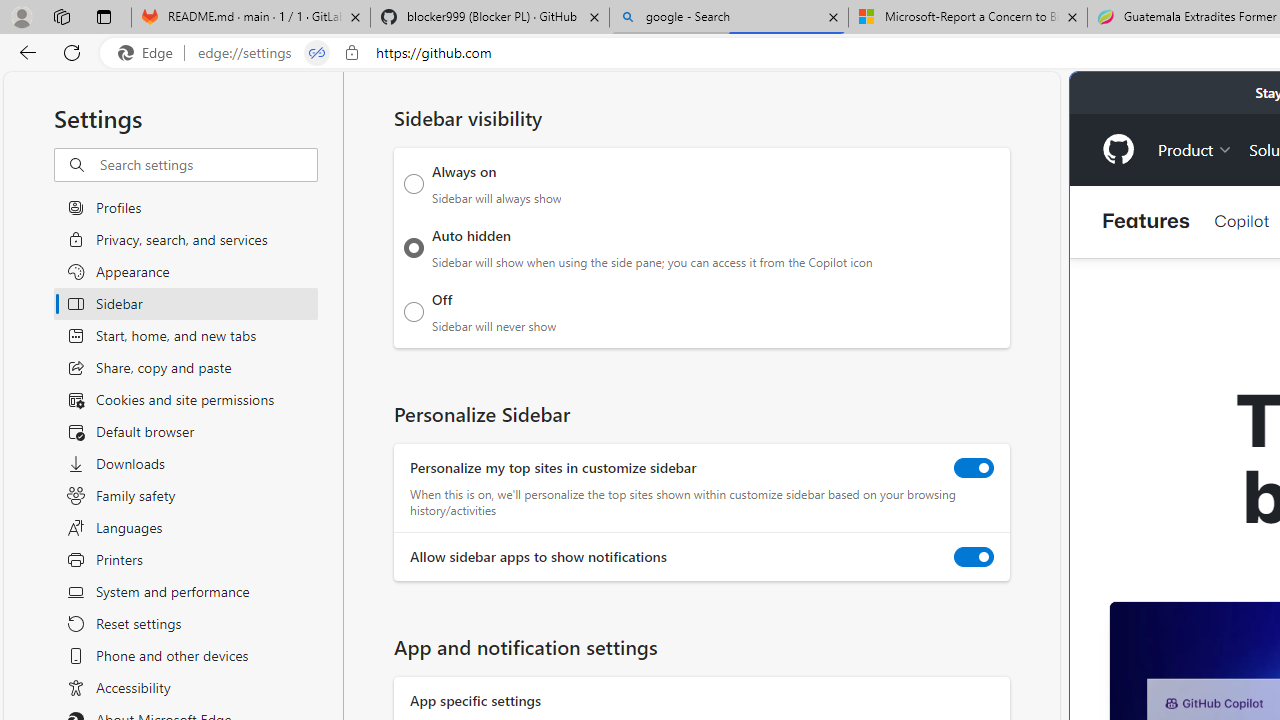  Describe the element at coordinates (967, 17) in the screenshot. I see `'Microsoft-Report a Concern to Bing'` at that location.